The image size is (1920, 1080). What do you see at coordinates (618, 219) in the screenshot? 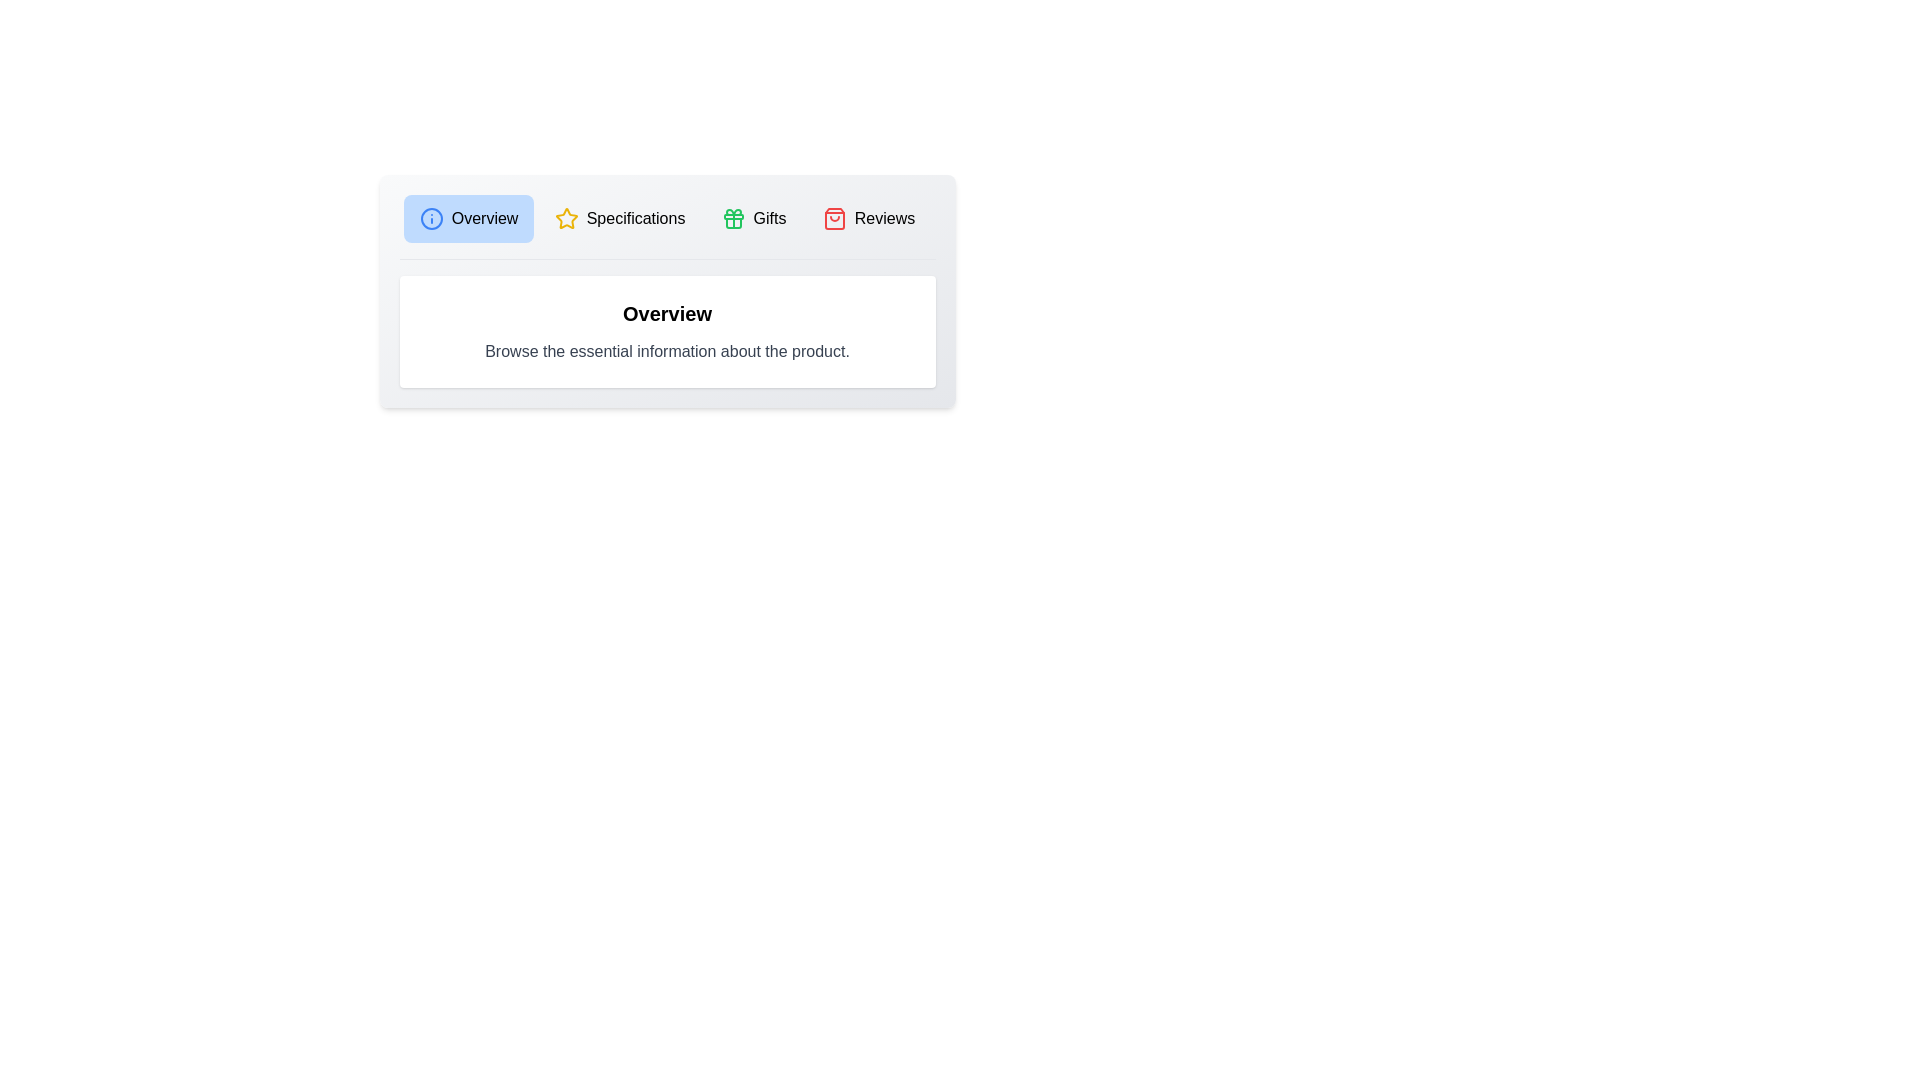
I see `the tab labeled Specifications` at bounding box center [618, 219].